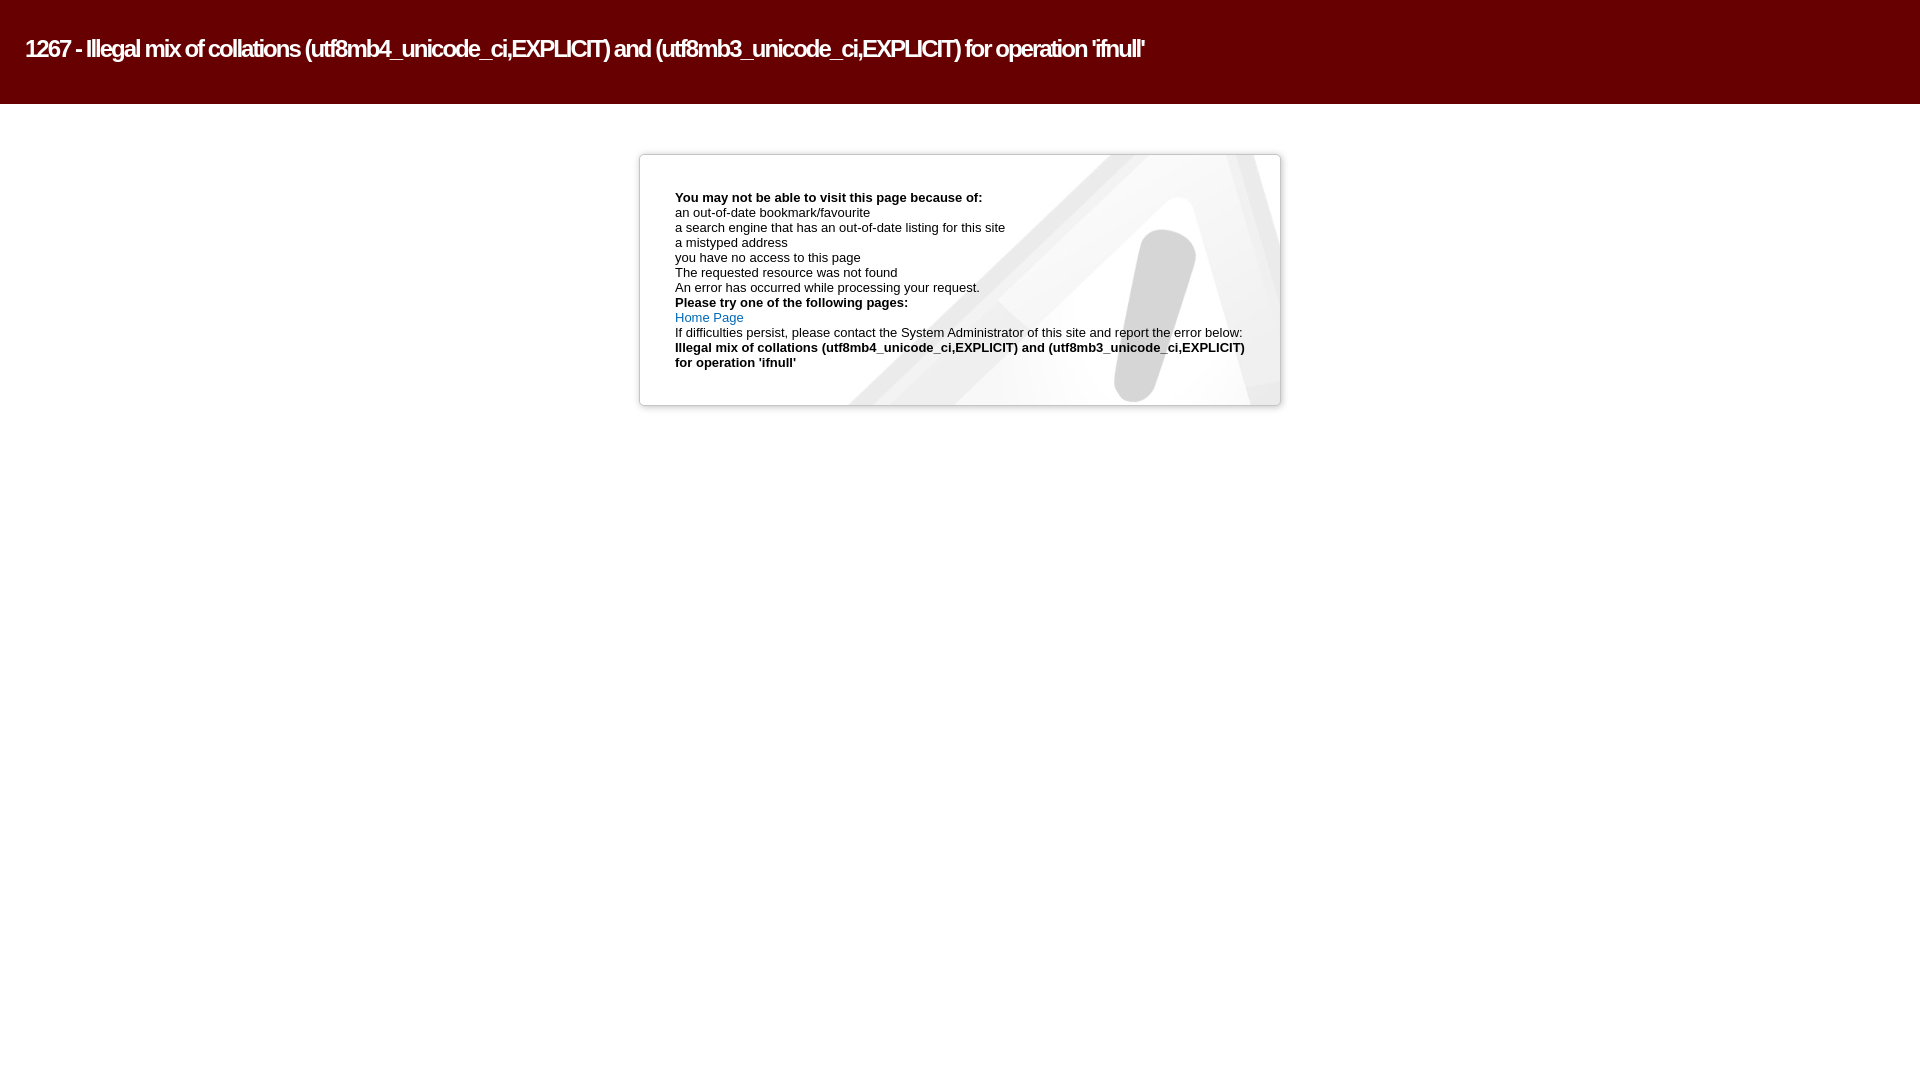  What do you see at coordinates (709, 316) in the screenshot?
I see `'Home Page'` at bounding box center [709, 316].